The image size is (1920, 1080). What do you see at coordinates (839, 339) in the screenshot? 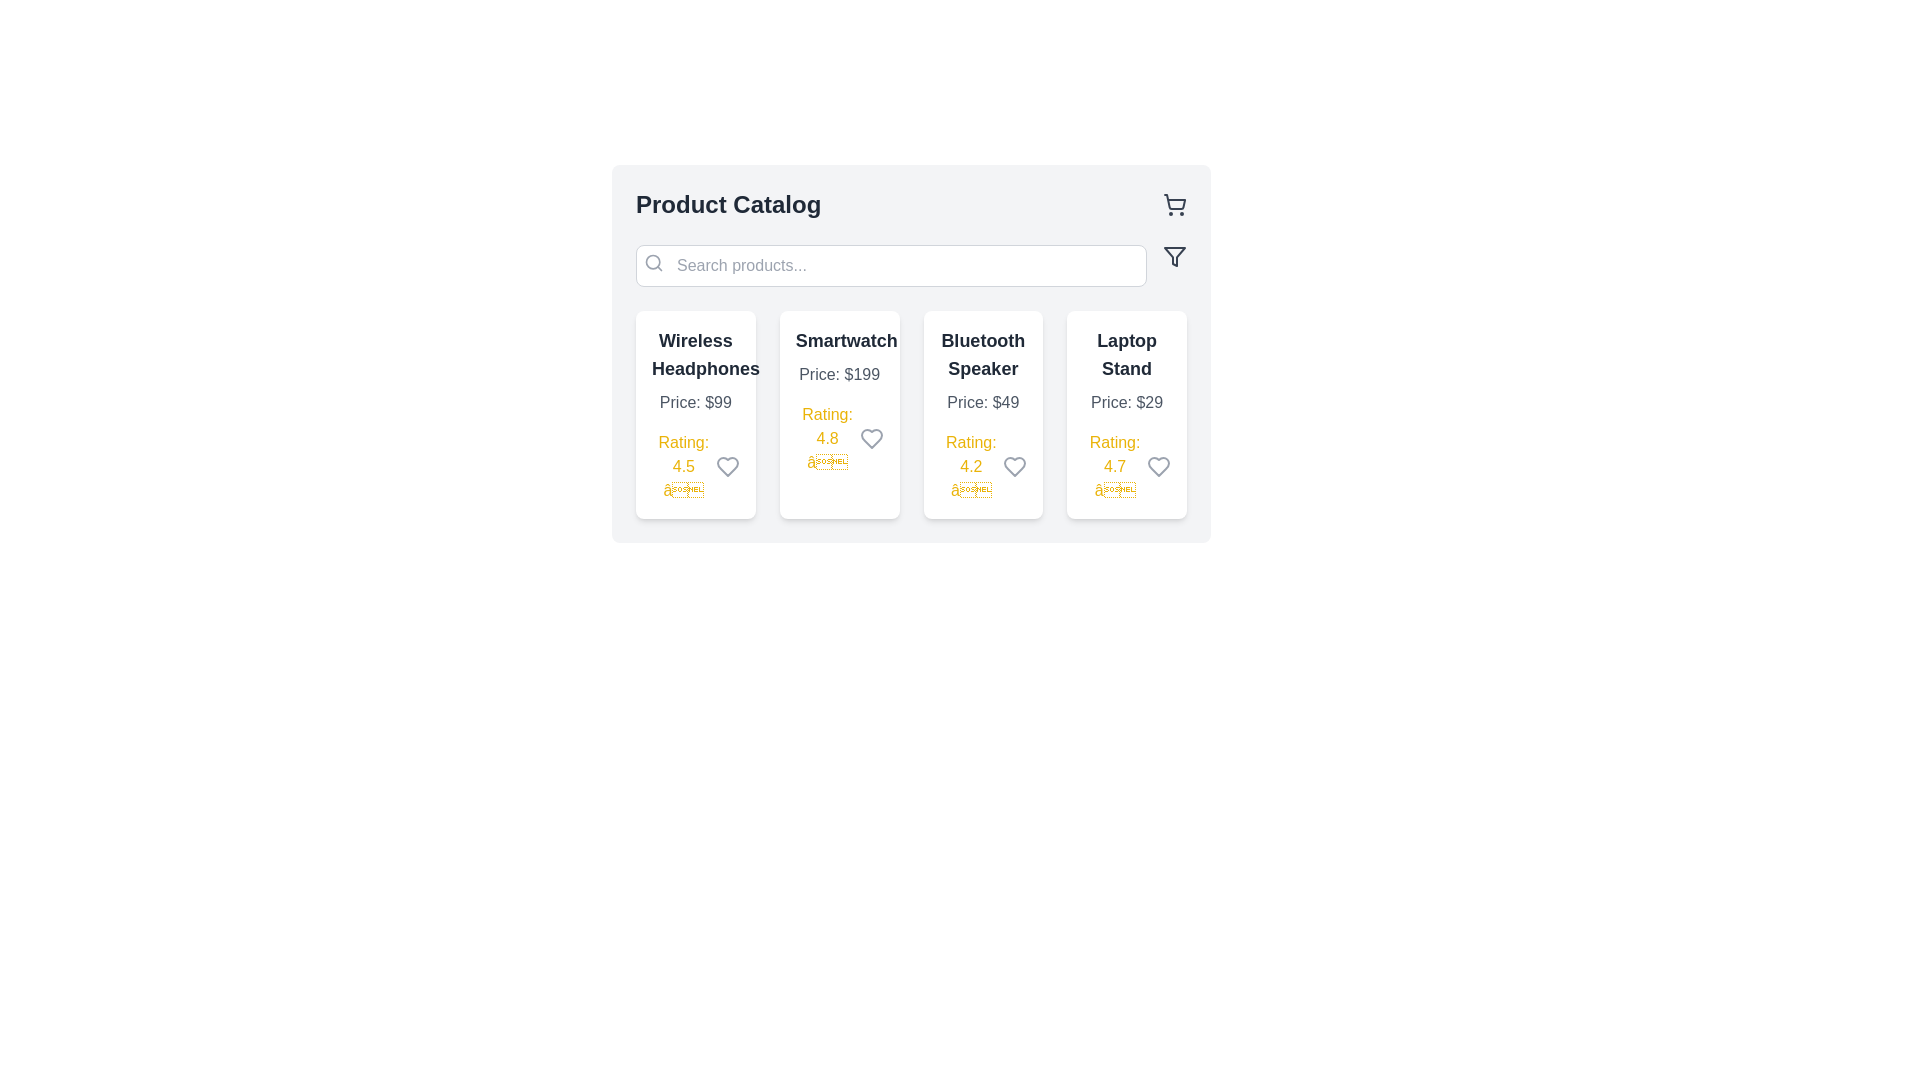
I see `the product title text label located in the second card from the left of the product catalog, positioned above the price and rating information` at bounding box center [839, 339].